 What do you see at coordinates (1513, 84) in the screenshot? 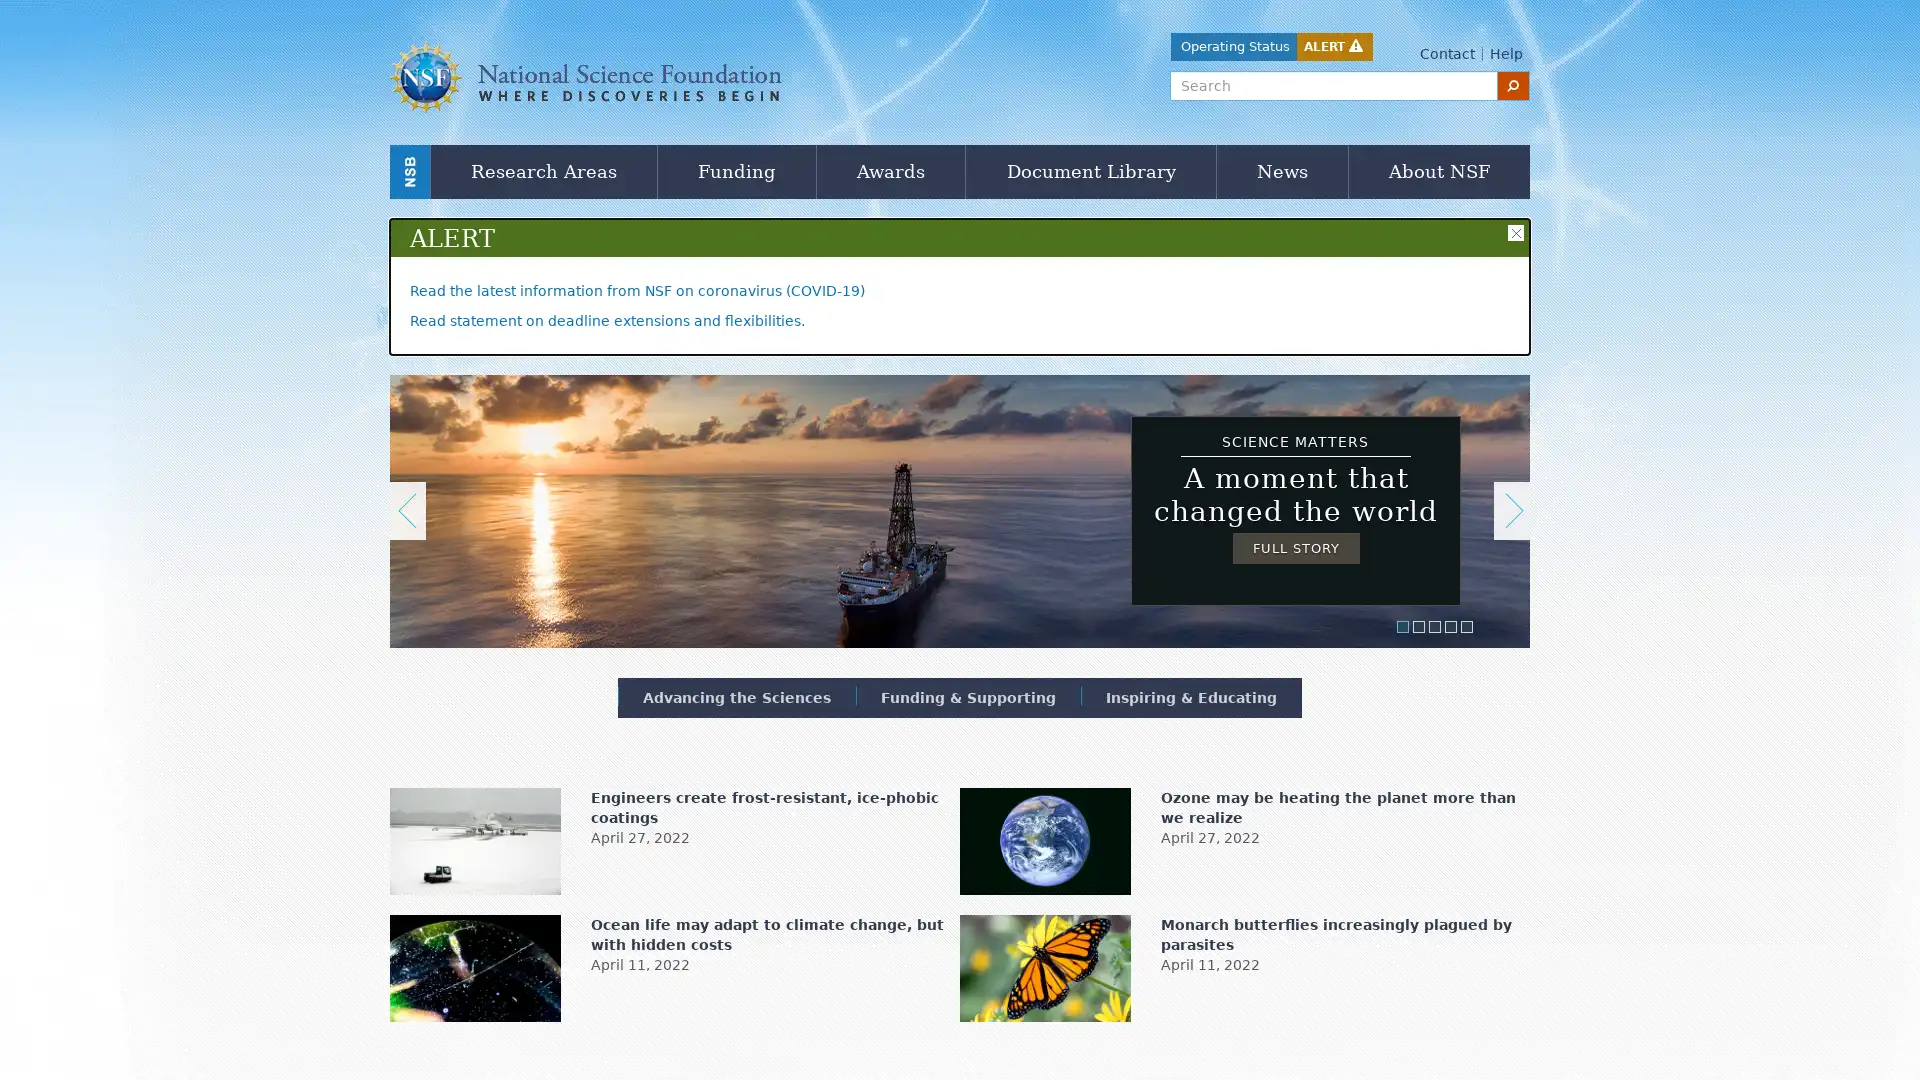
I see `search` at bounding box center [1513, 84].